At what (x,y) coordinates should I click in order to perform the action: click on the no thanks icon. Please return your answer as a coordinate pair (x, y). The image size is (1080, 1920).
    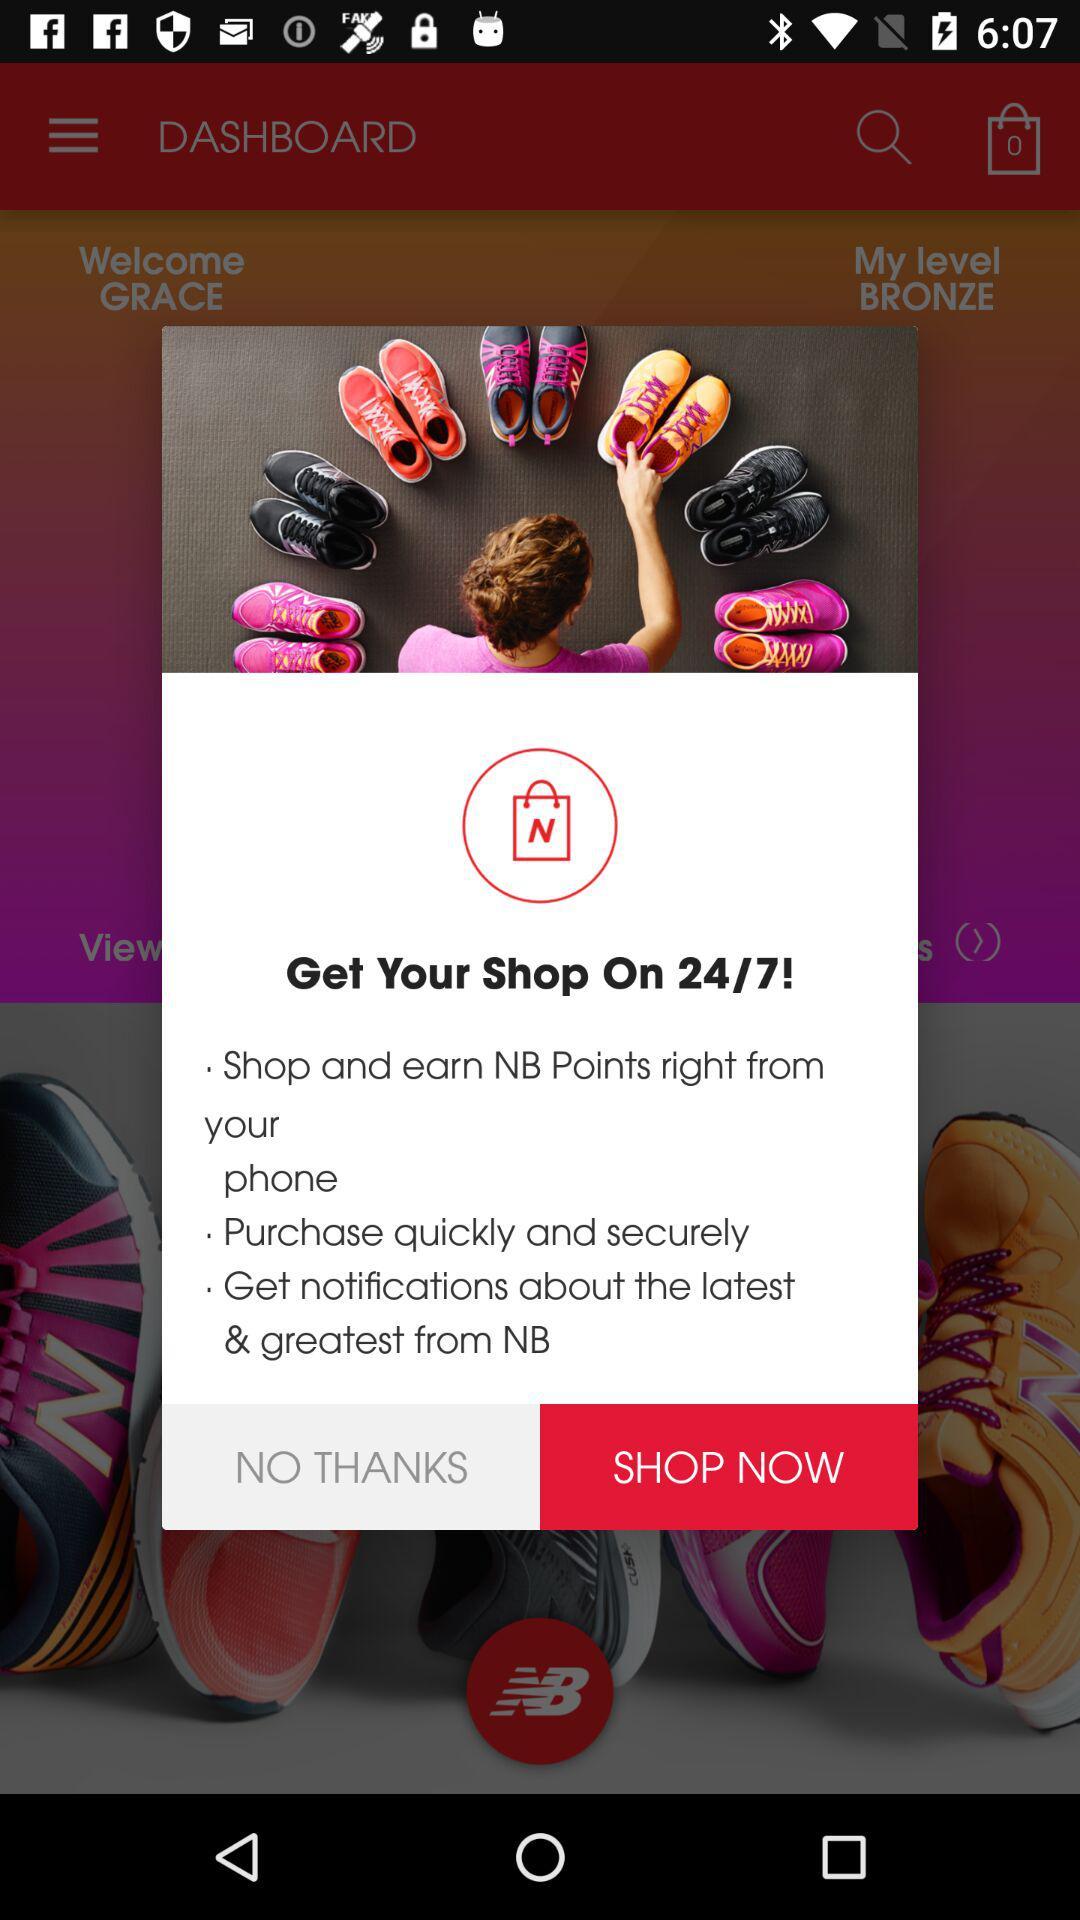
    Looking at the image, I should click on (350, 1467).